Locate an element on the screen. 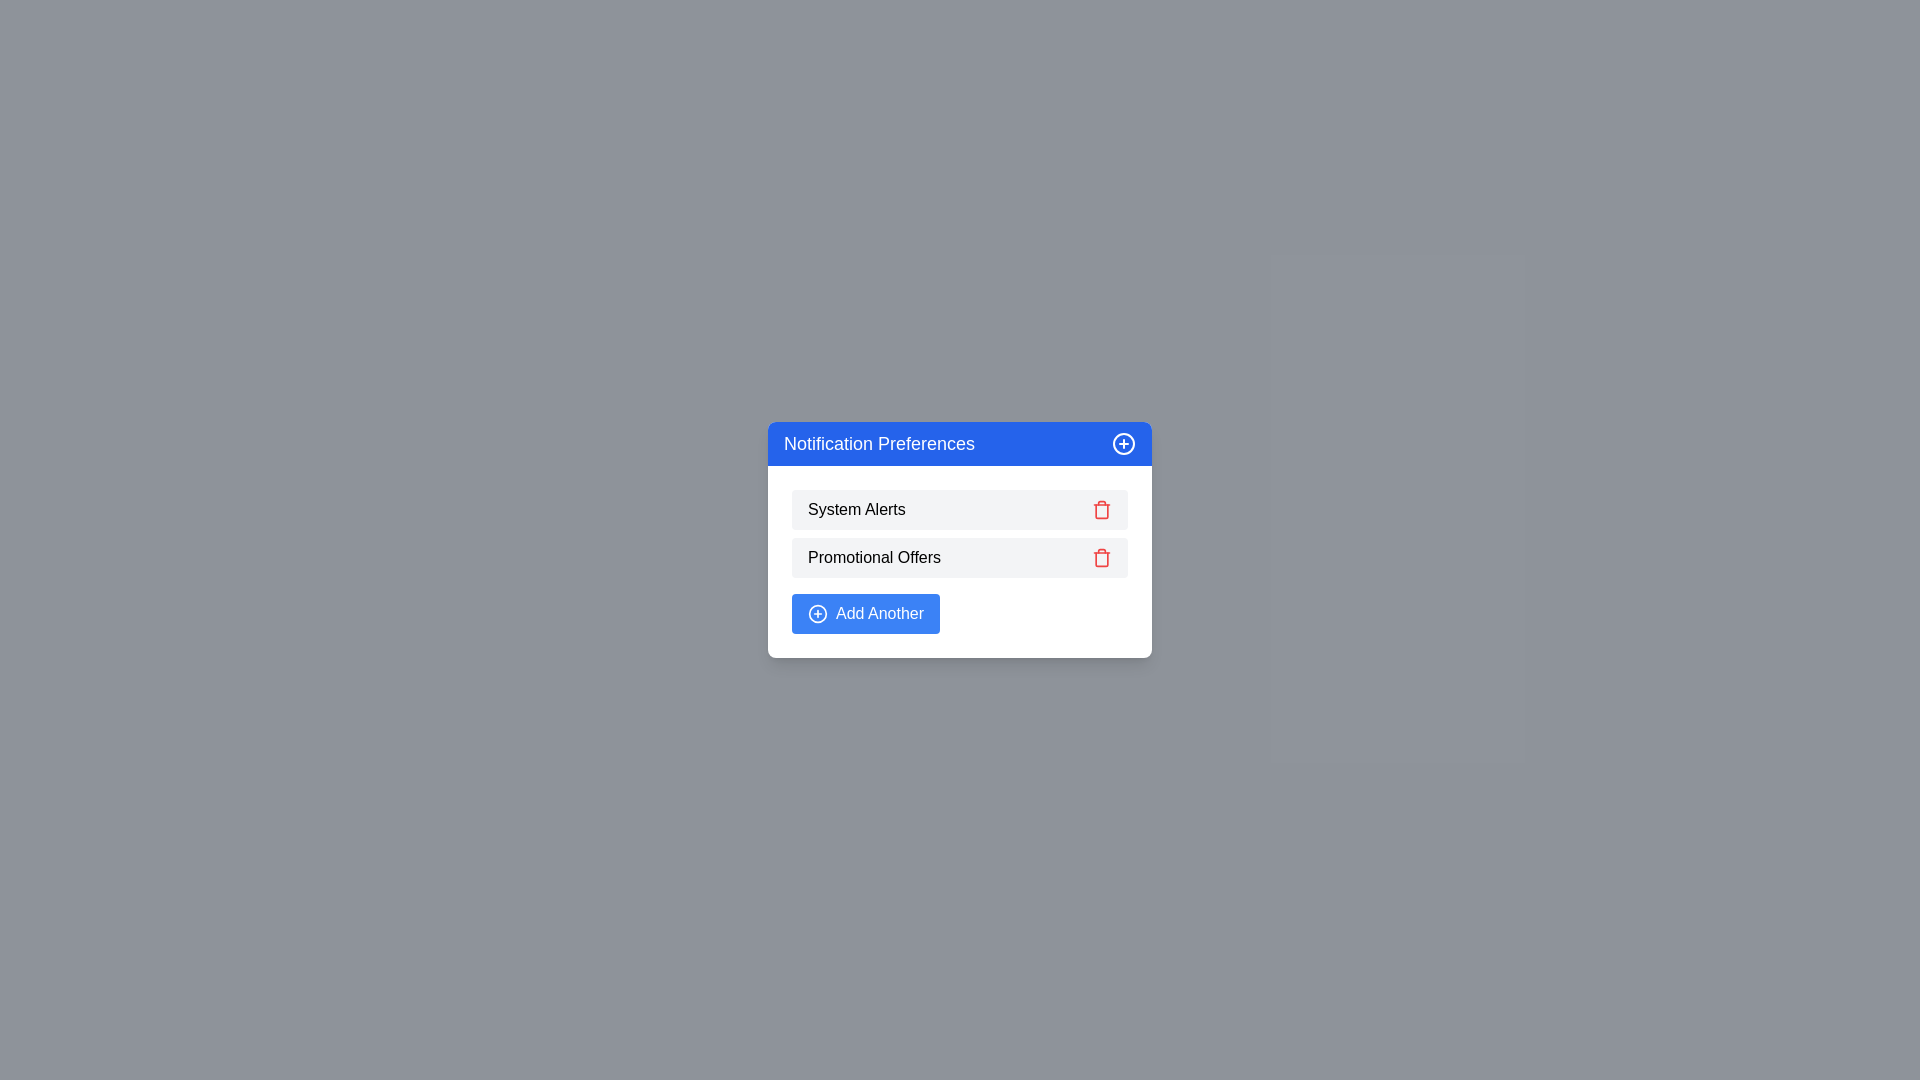 Image resolution: width=1920 pixels, height=1080 pixels. header text of the card that manages notification preferences, which is indicated by the header with an icon at the top of the white rectangular card is located at coordinates (960, 442).